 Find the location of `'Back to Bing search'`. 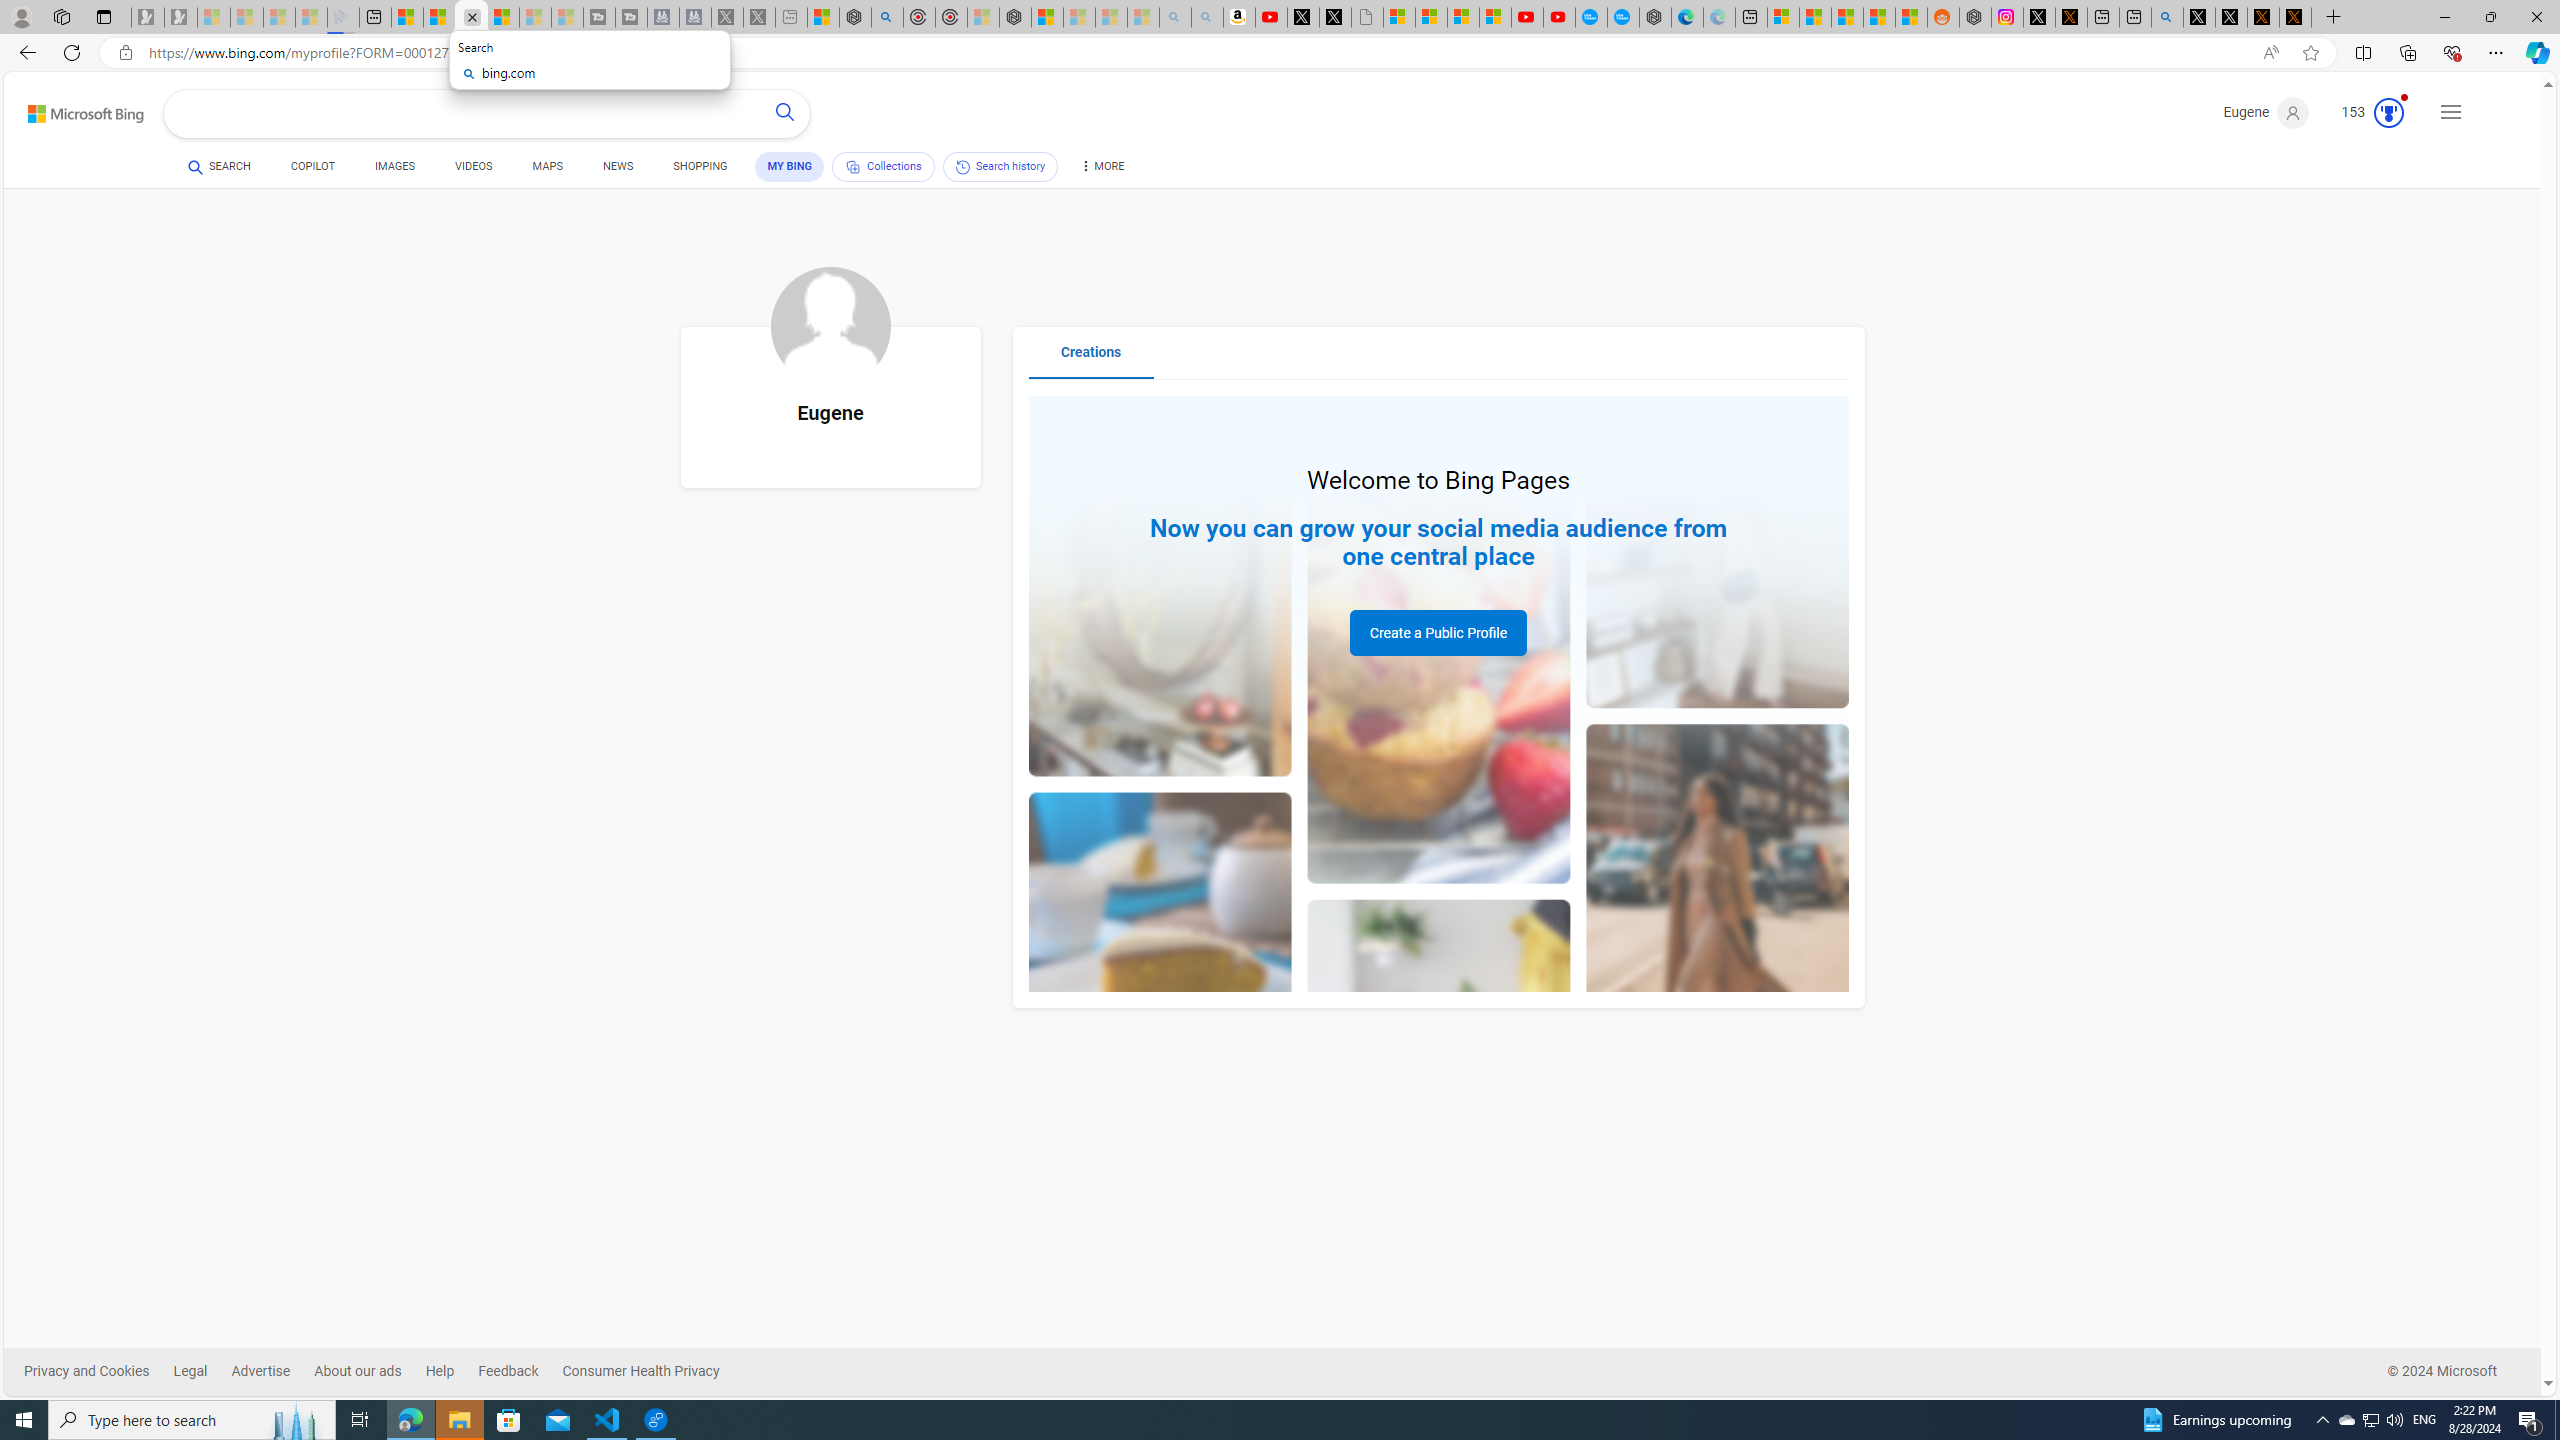

'Back to Bing search' is located at coordinates (73, 108).